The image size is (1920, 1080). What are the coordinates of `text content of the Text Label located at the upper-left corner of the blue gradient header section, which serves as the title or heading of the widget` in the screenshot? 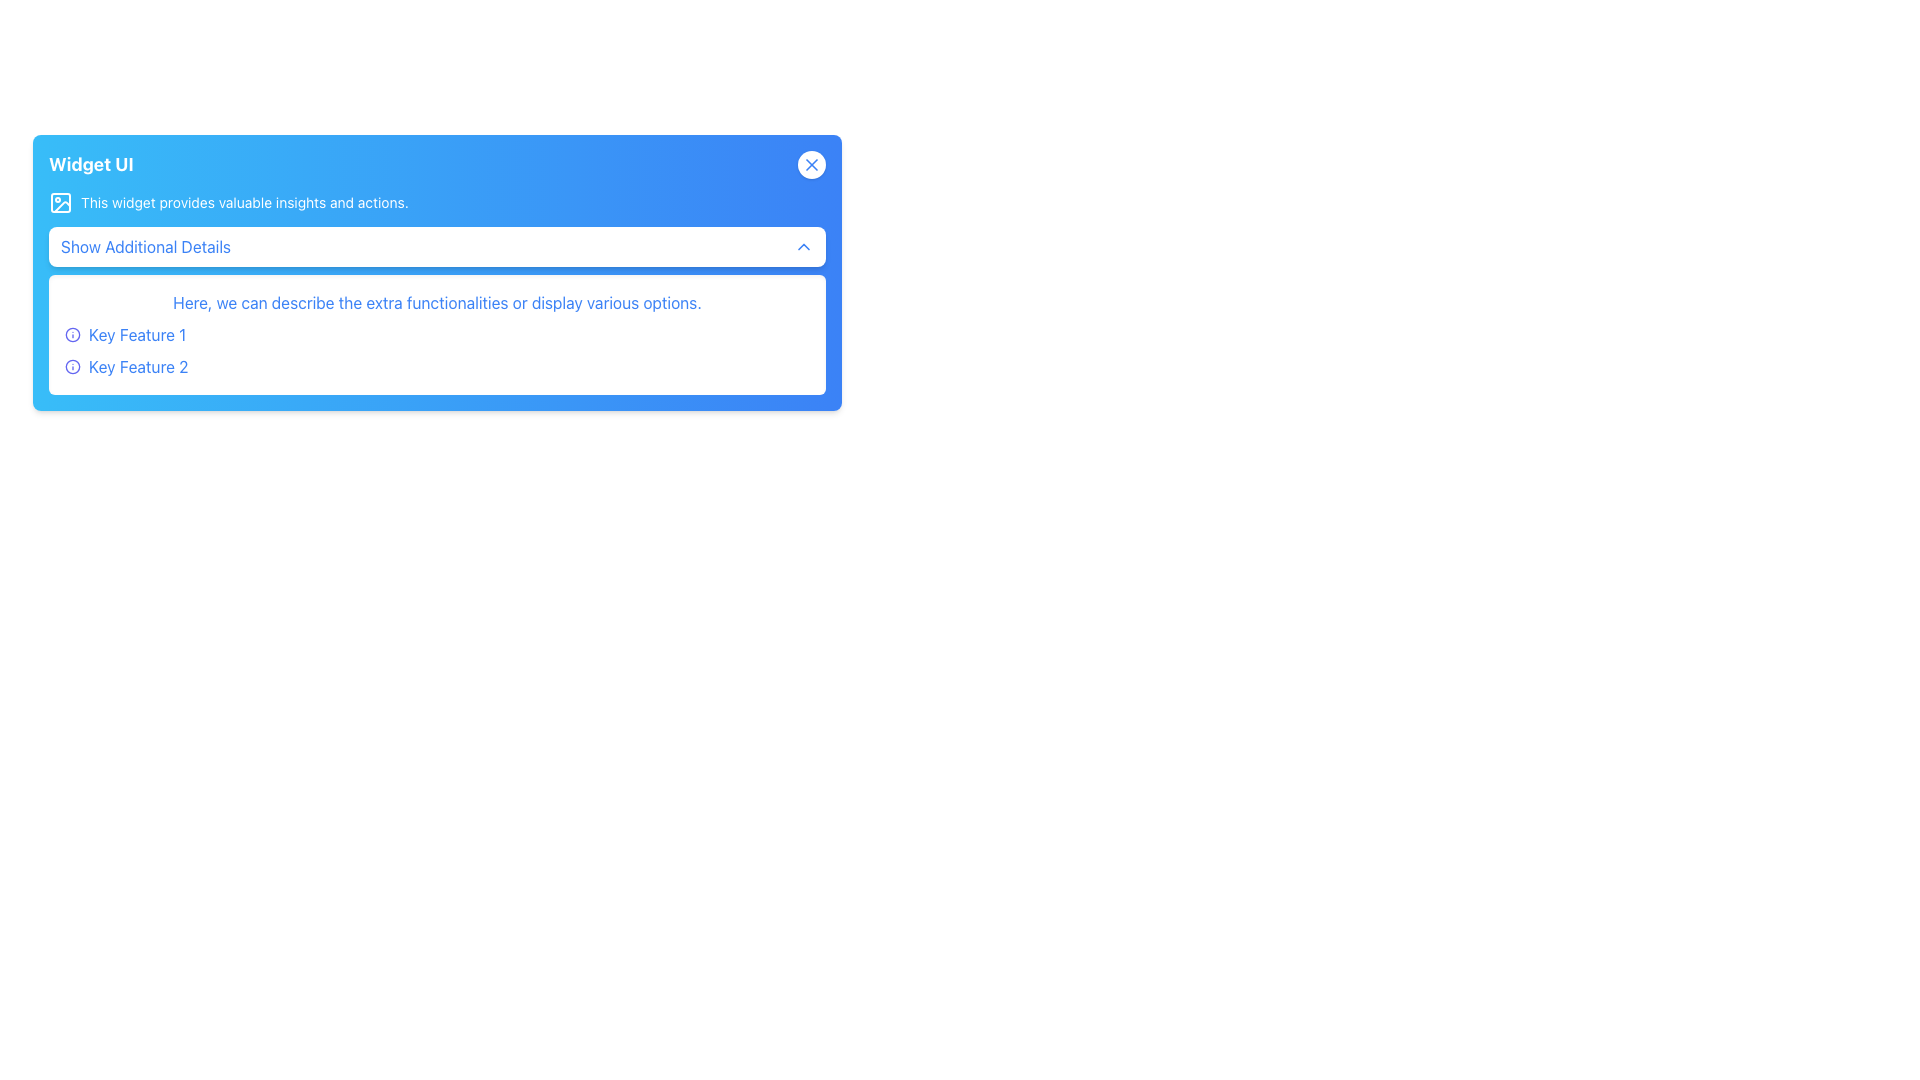 It's located at (90, 164).